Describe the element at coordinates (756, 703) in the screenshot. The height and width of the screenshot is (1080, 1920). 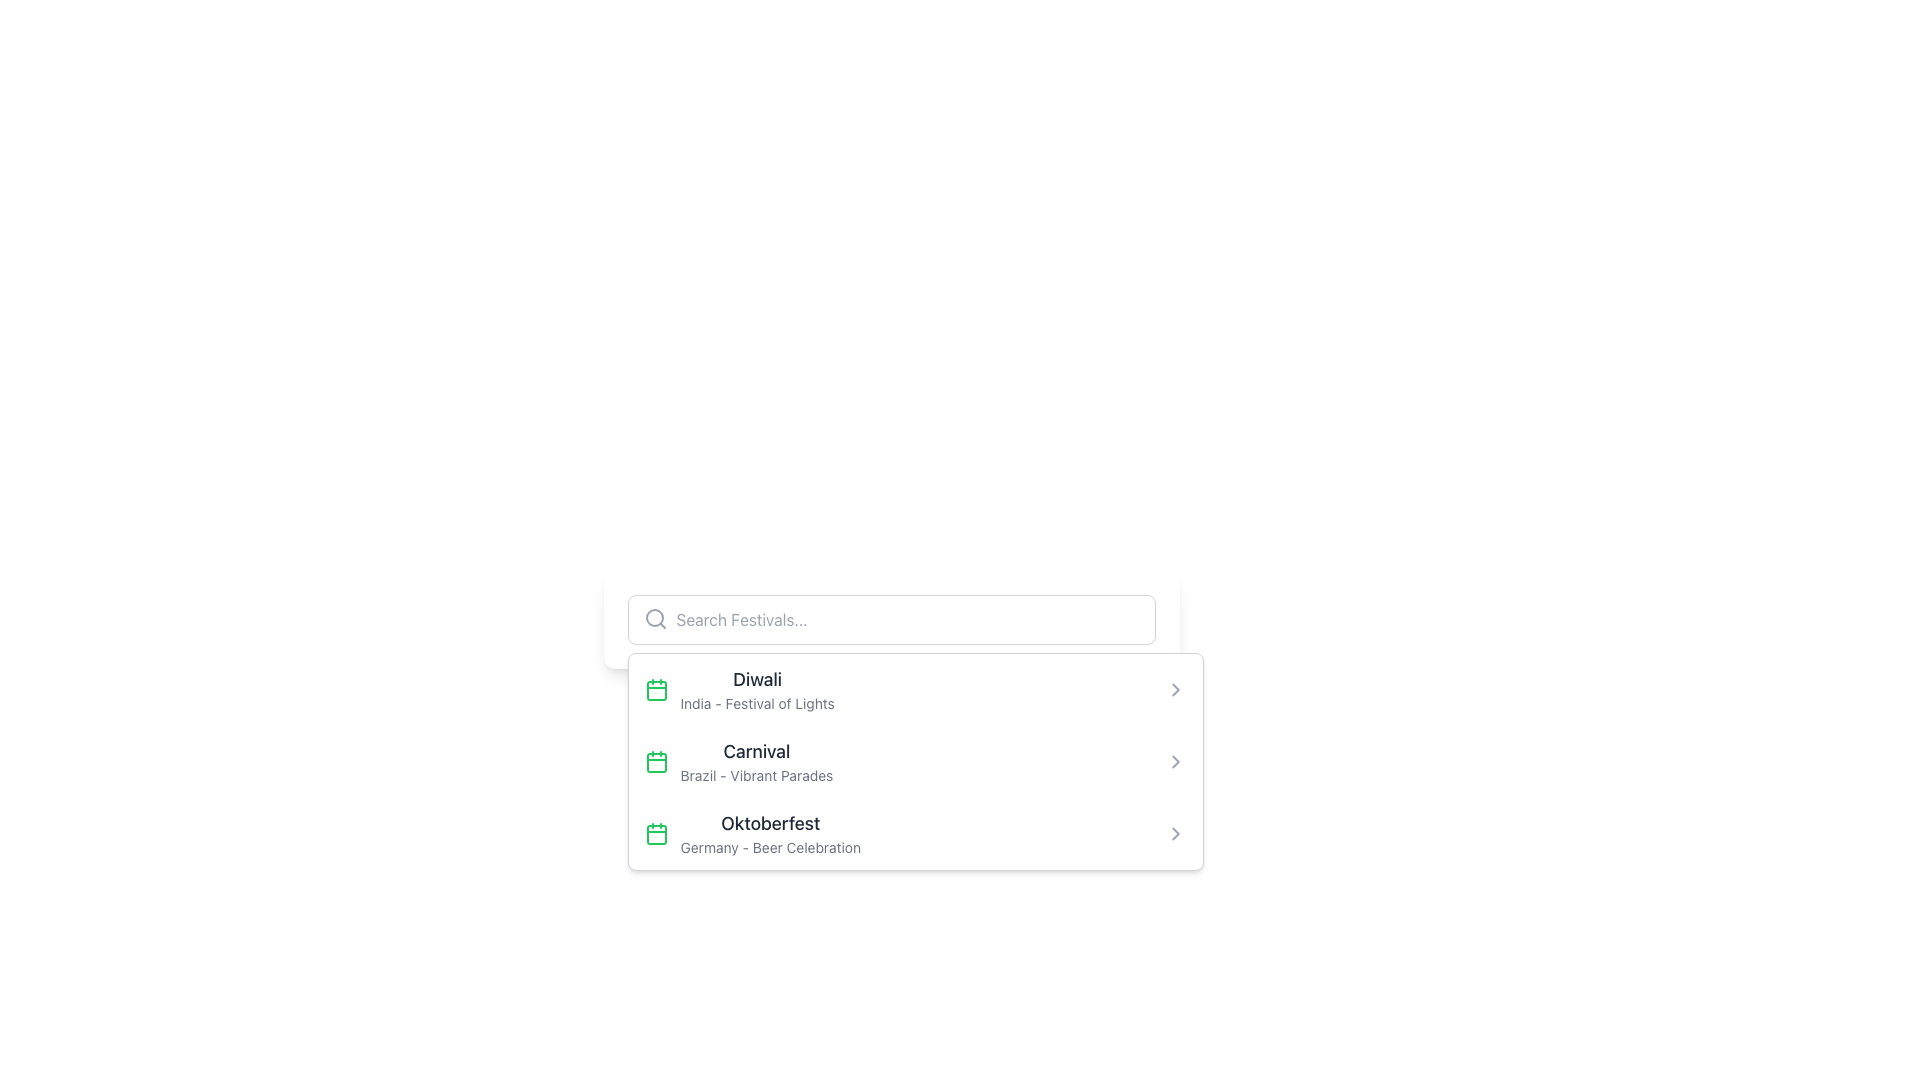
I see `the text label providing additional descriptive information about the main entry 'Diwali', which is positioned directly below the 'Diwali' label in the central-right area of the interface` at that location.